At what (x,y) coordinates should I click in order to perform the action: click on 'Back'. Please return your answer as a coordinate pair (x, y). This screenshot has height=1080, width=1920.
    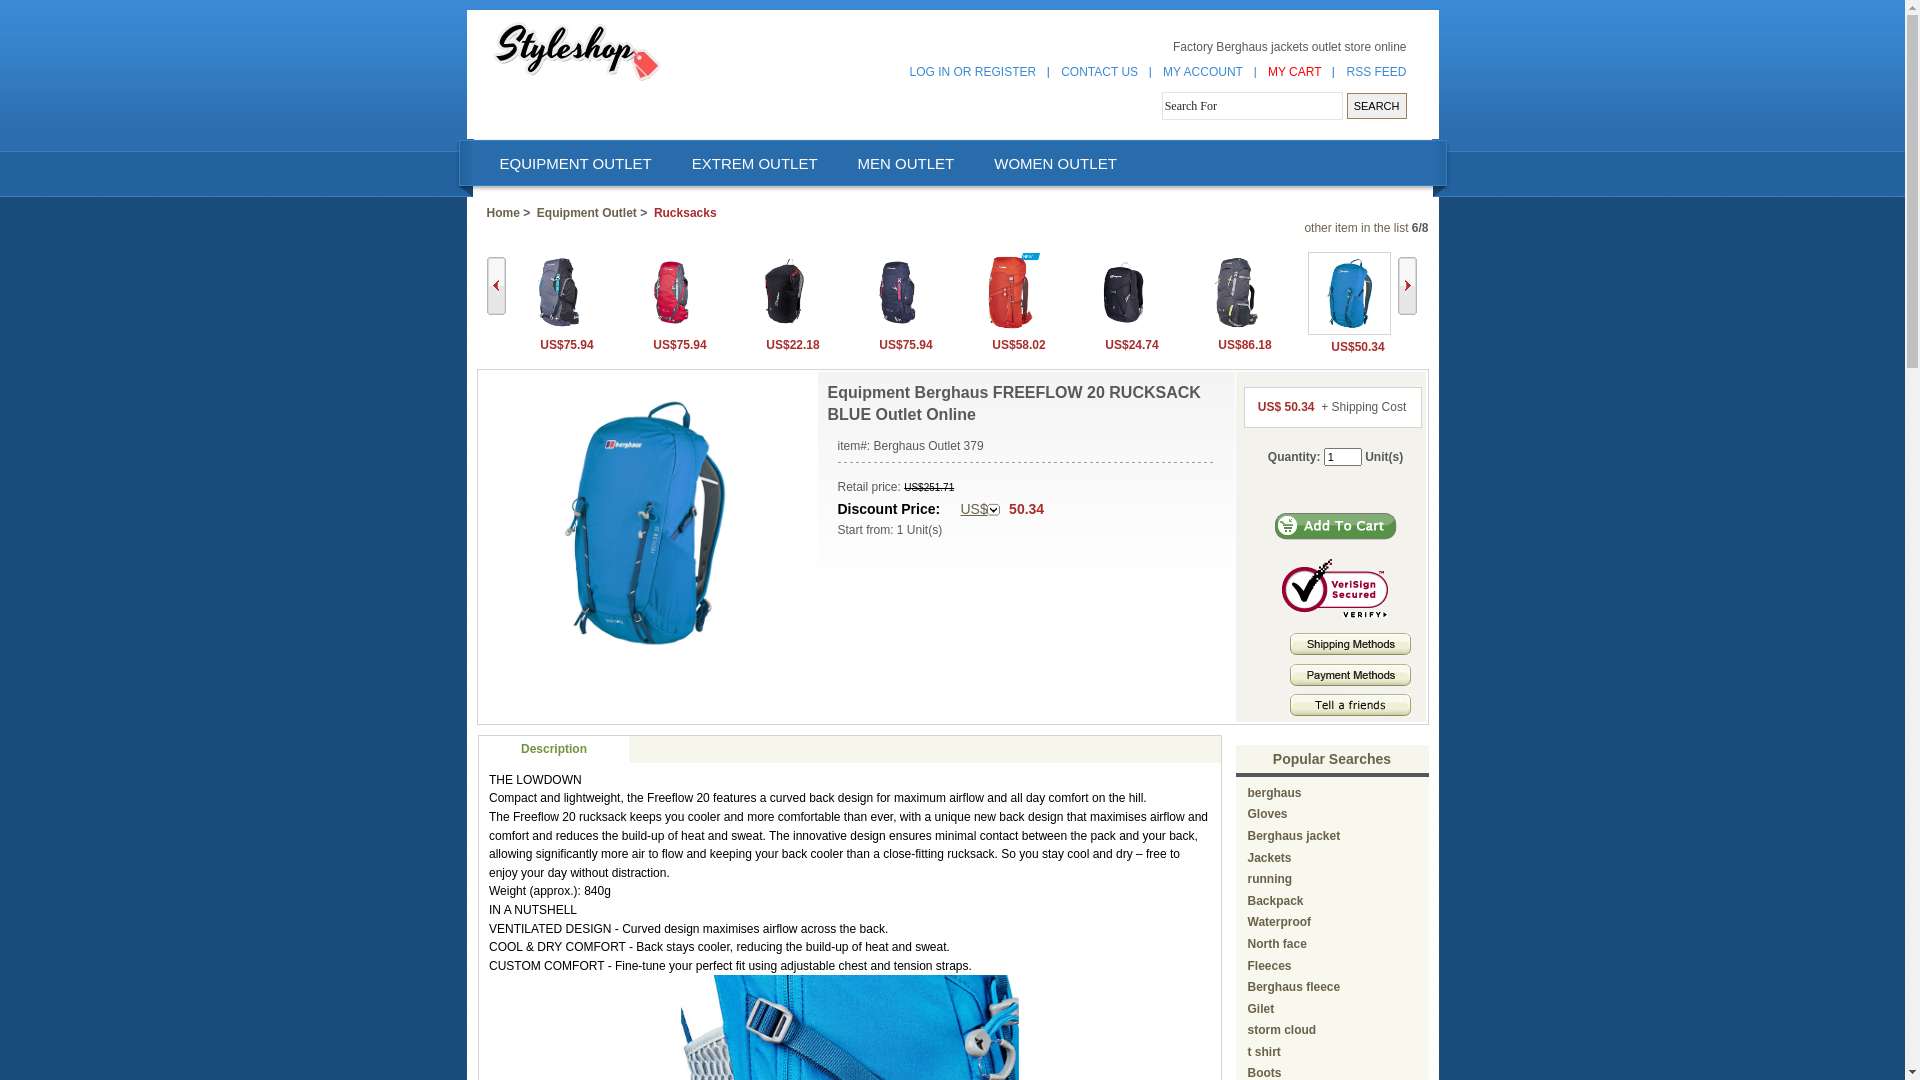
    Looking at the image, I should click on (495, 285).